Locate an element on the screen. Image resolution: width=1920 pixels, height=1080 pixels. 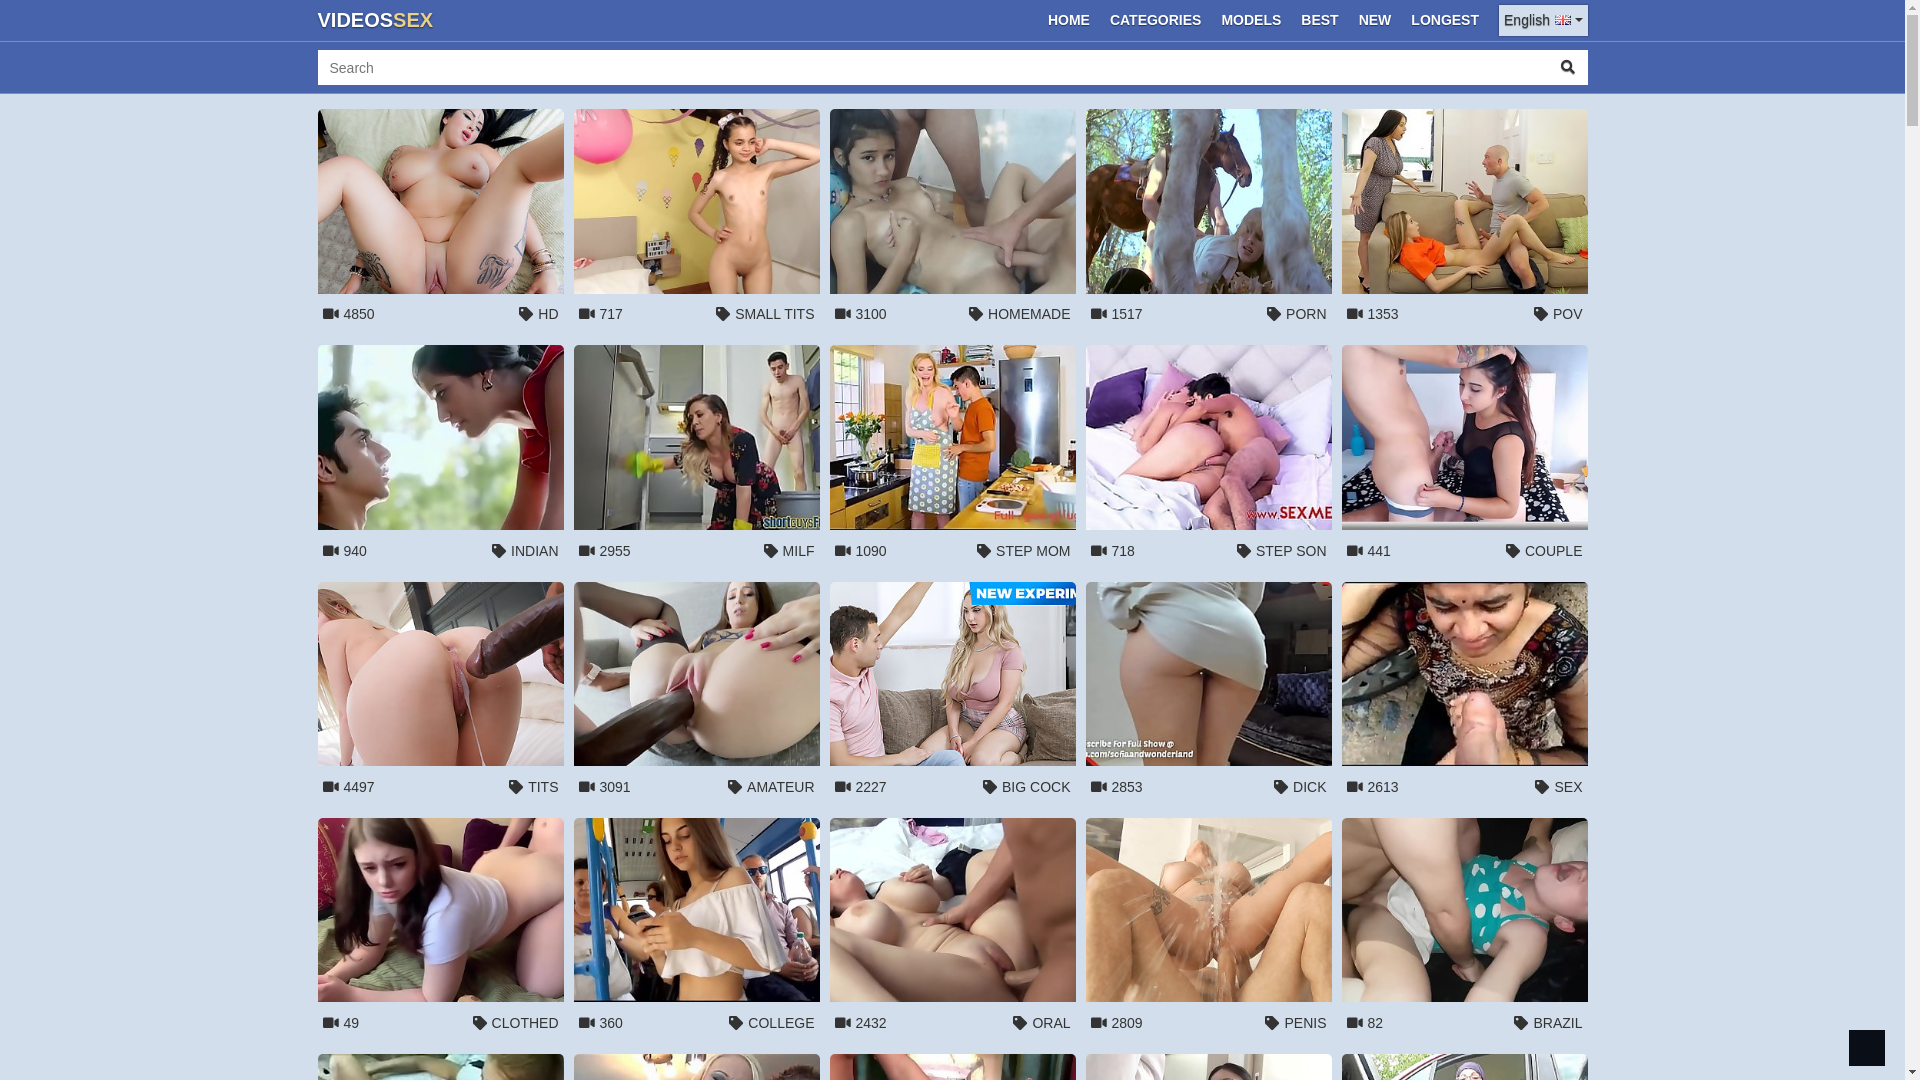
'2955 is located at coordinates (696, 458).